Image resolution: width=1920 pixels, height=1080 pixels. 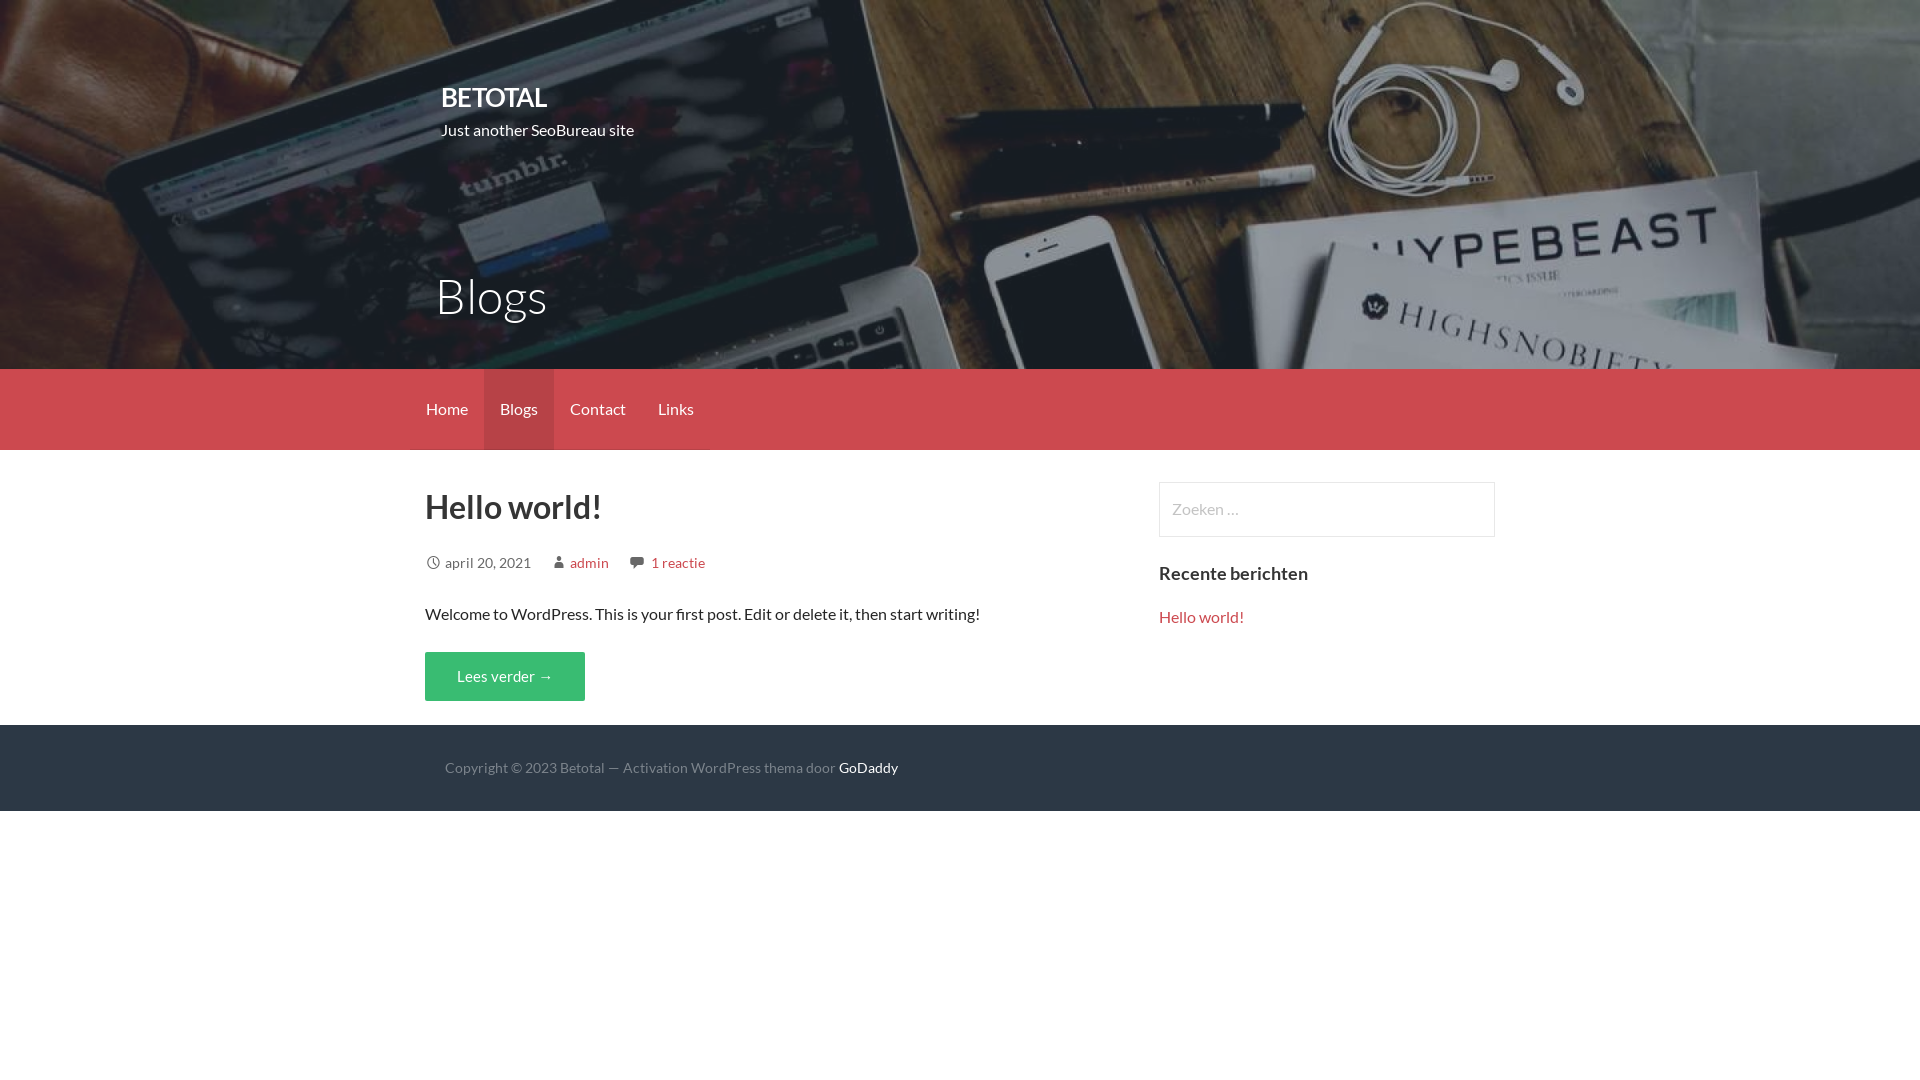 I want to click on 'GoDaddy', so click(x=868, y=766).